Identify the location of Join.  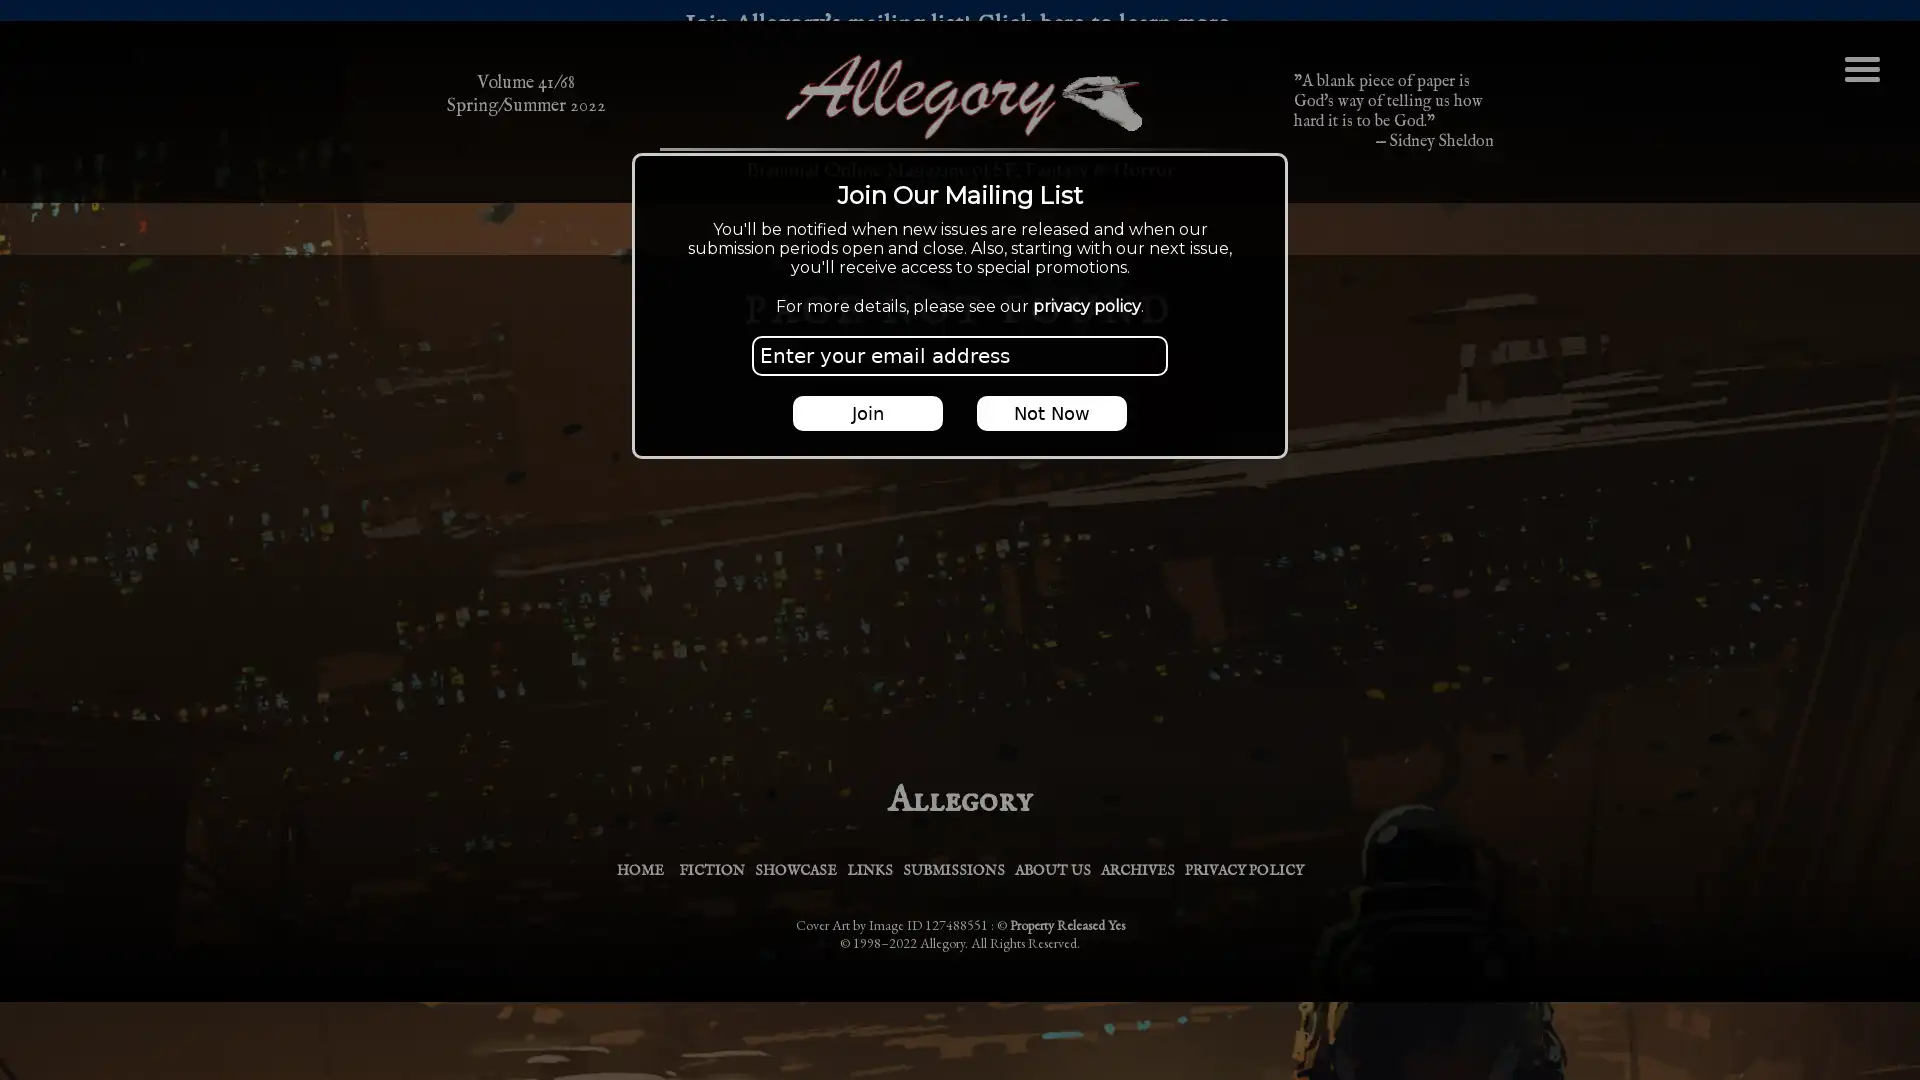
(868, 412).